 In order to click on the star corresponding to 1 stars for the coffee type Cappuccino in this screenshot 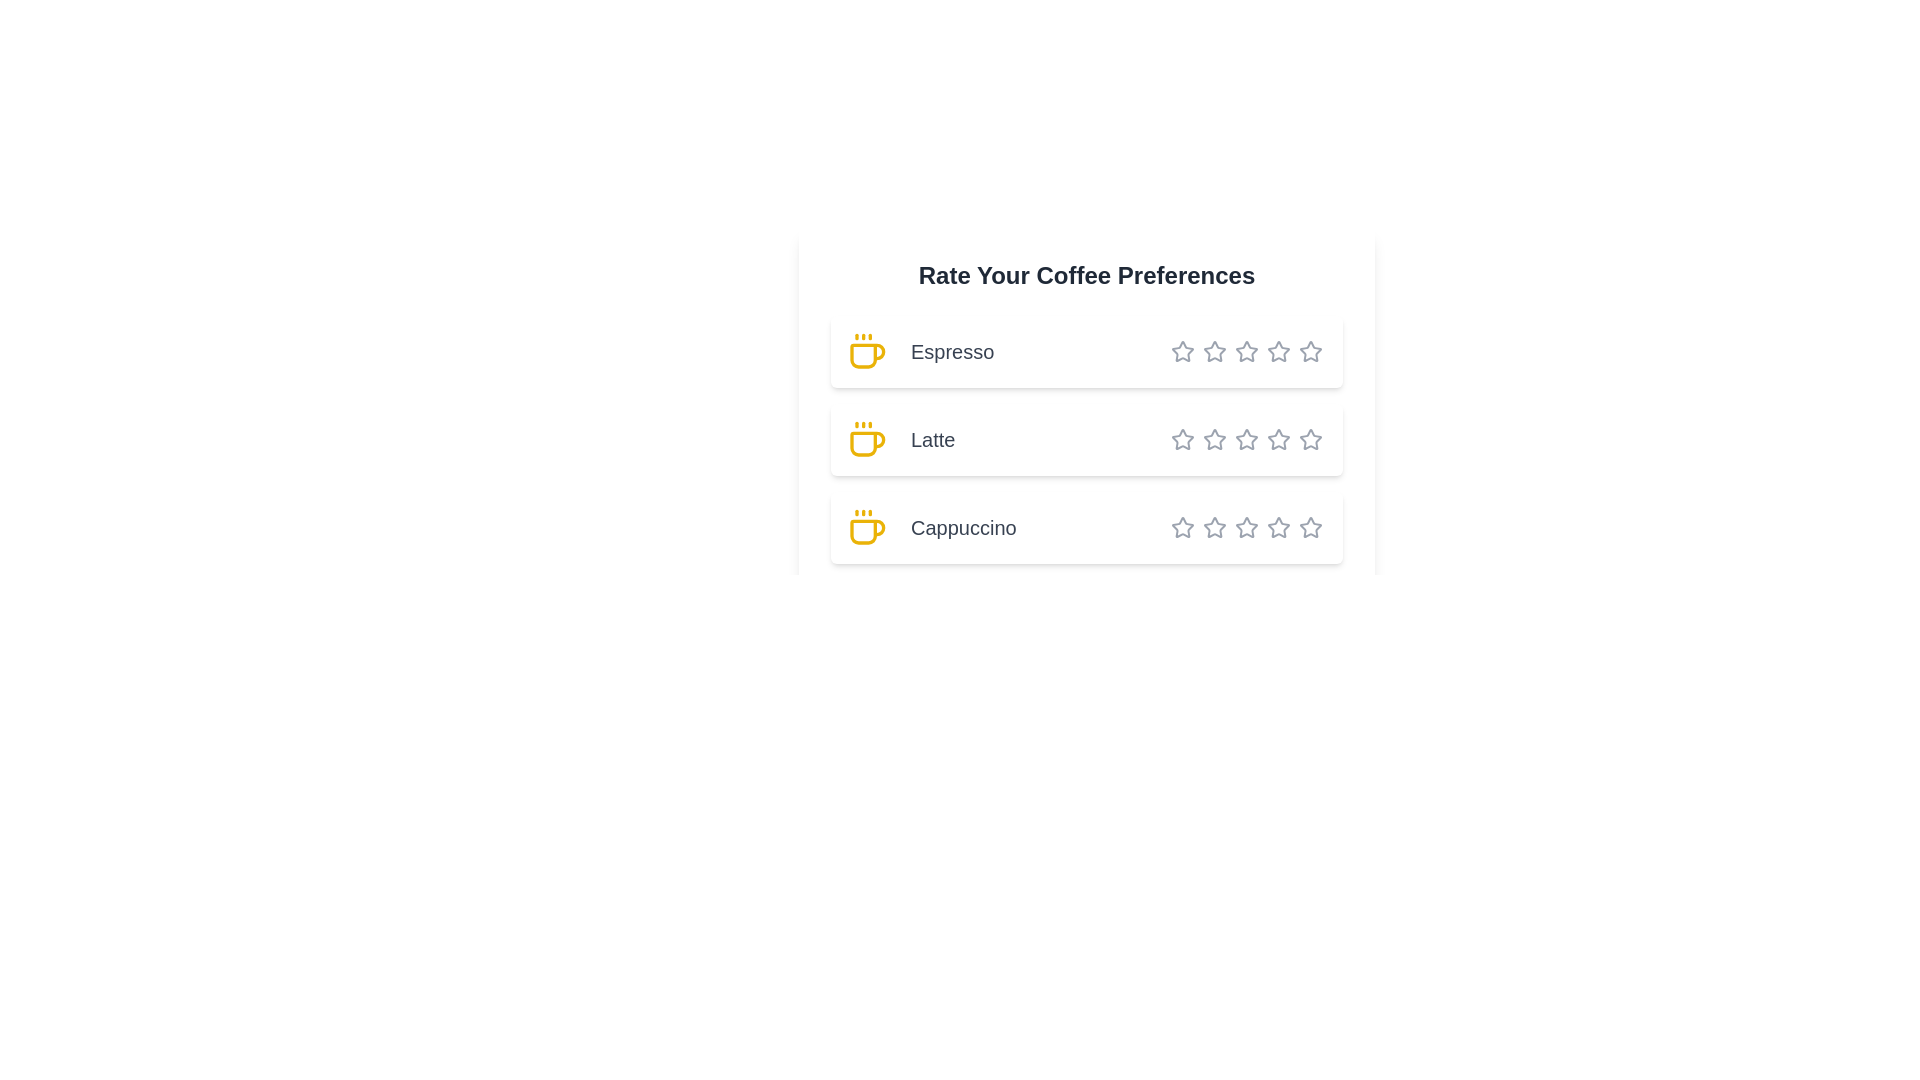, I will do `click(1182, 527)`.